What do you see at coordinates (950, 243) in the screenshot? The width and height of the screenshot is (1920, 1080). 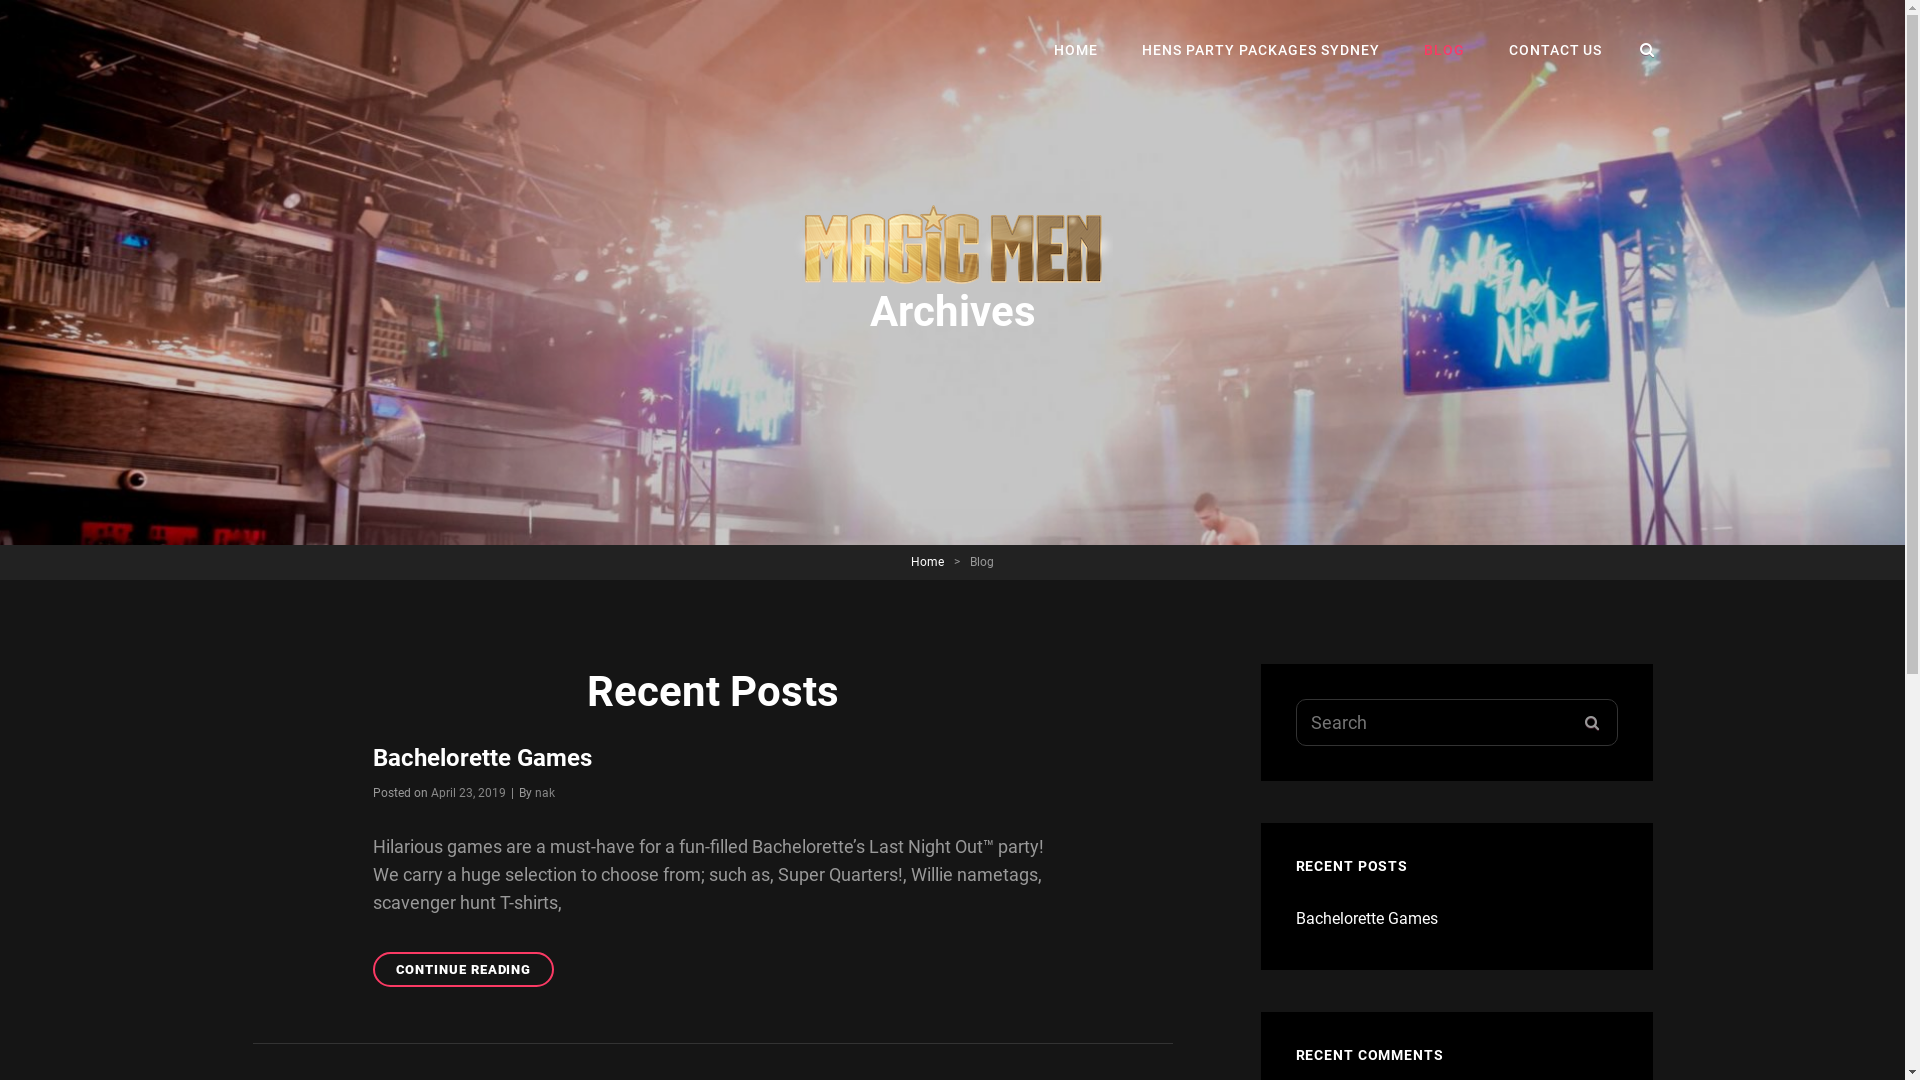 I see `'http://www.nakedtreaties.com.au/'` at bounding box center [950, 243].